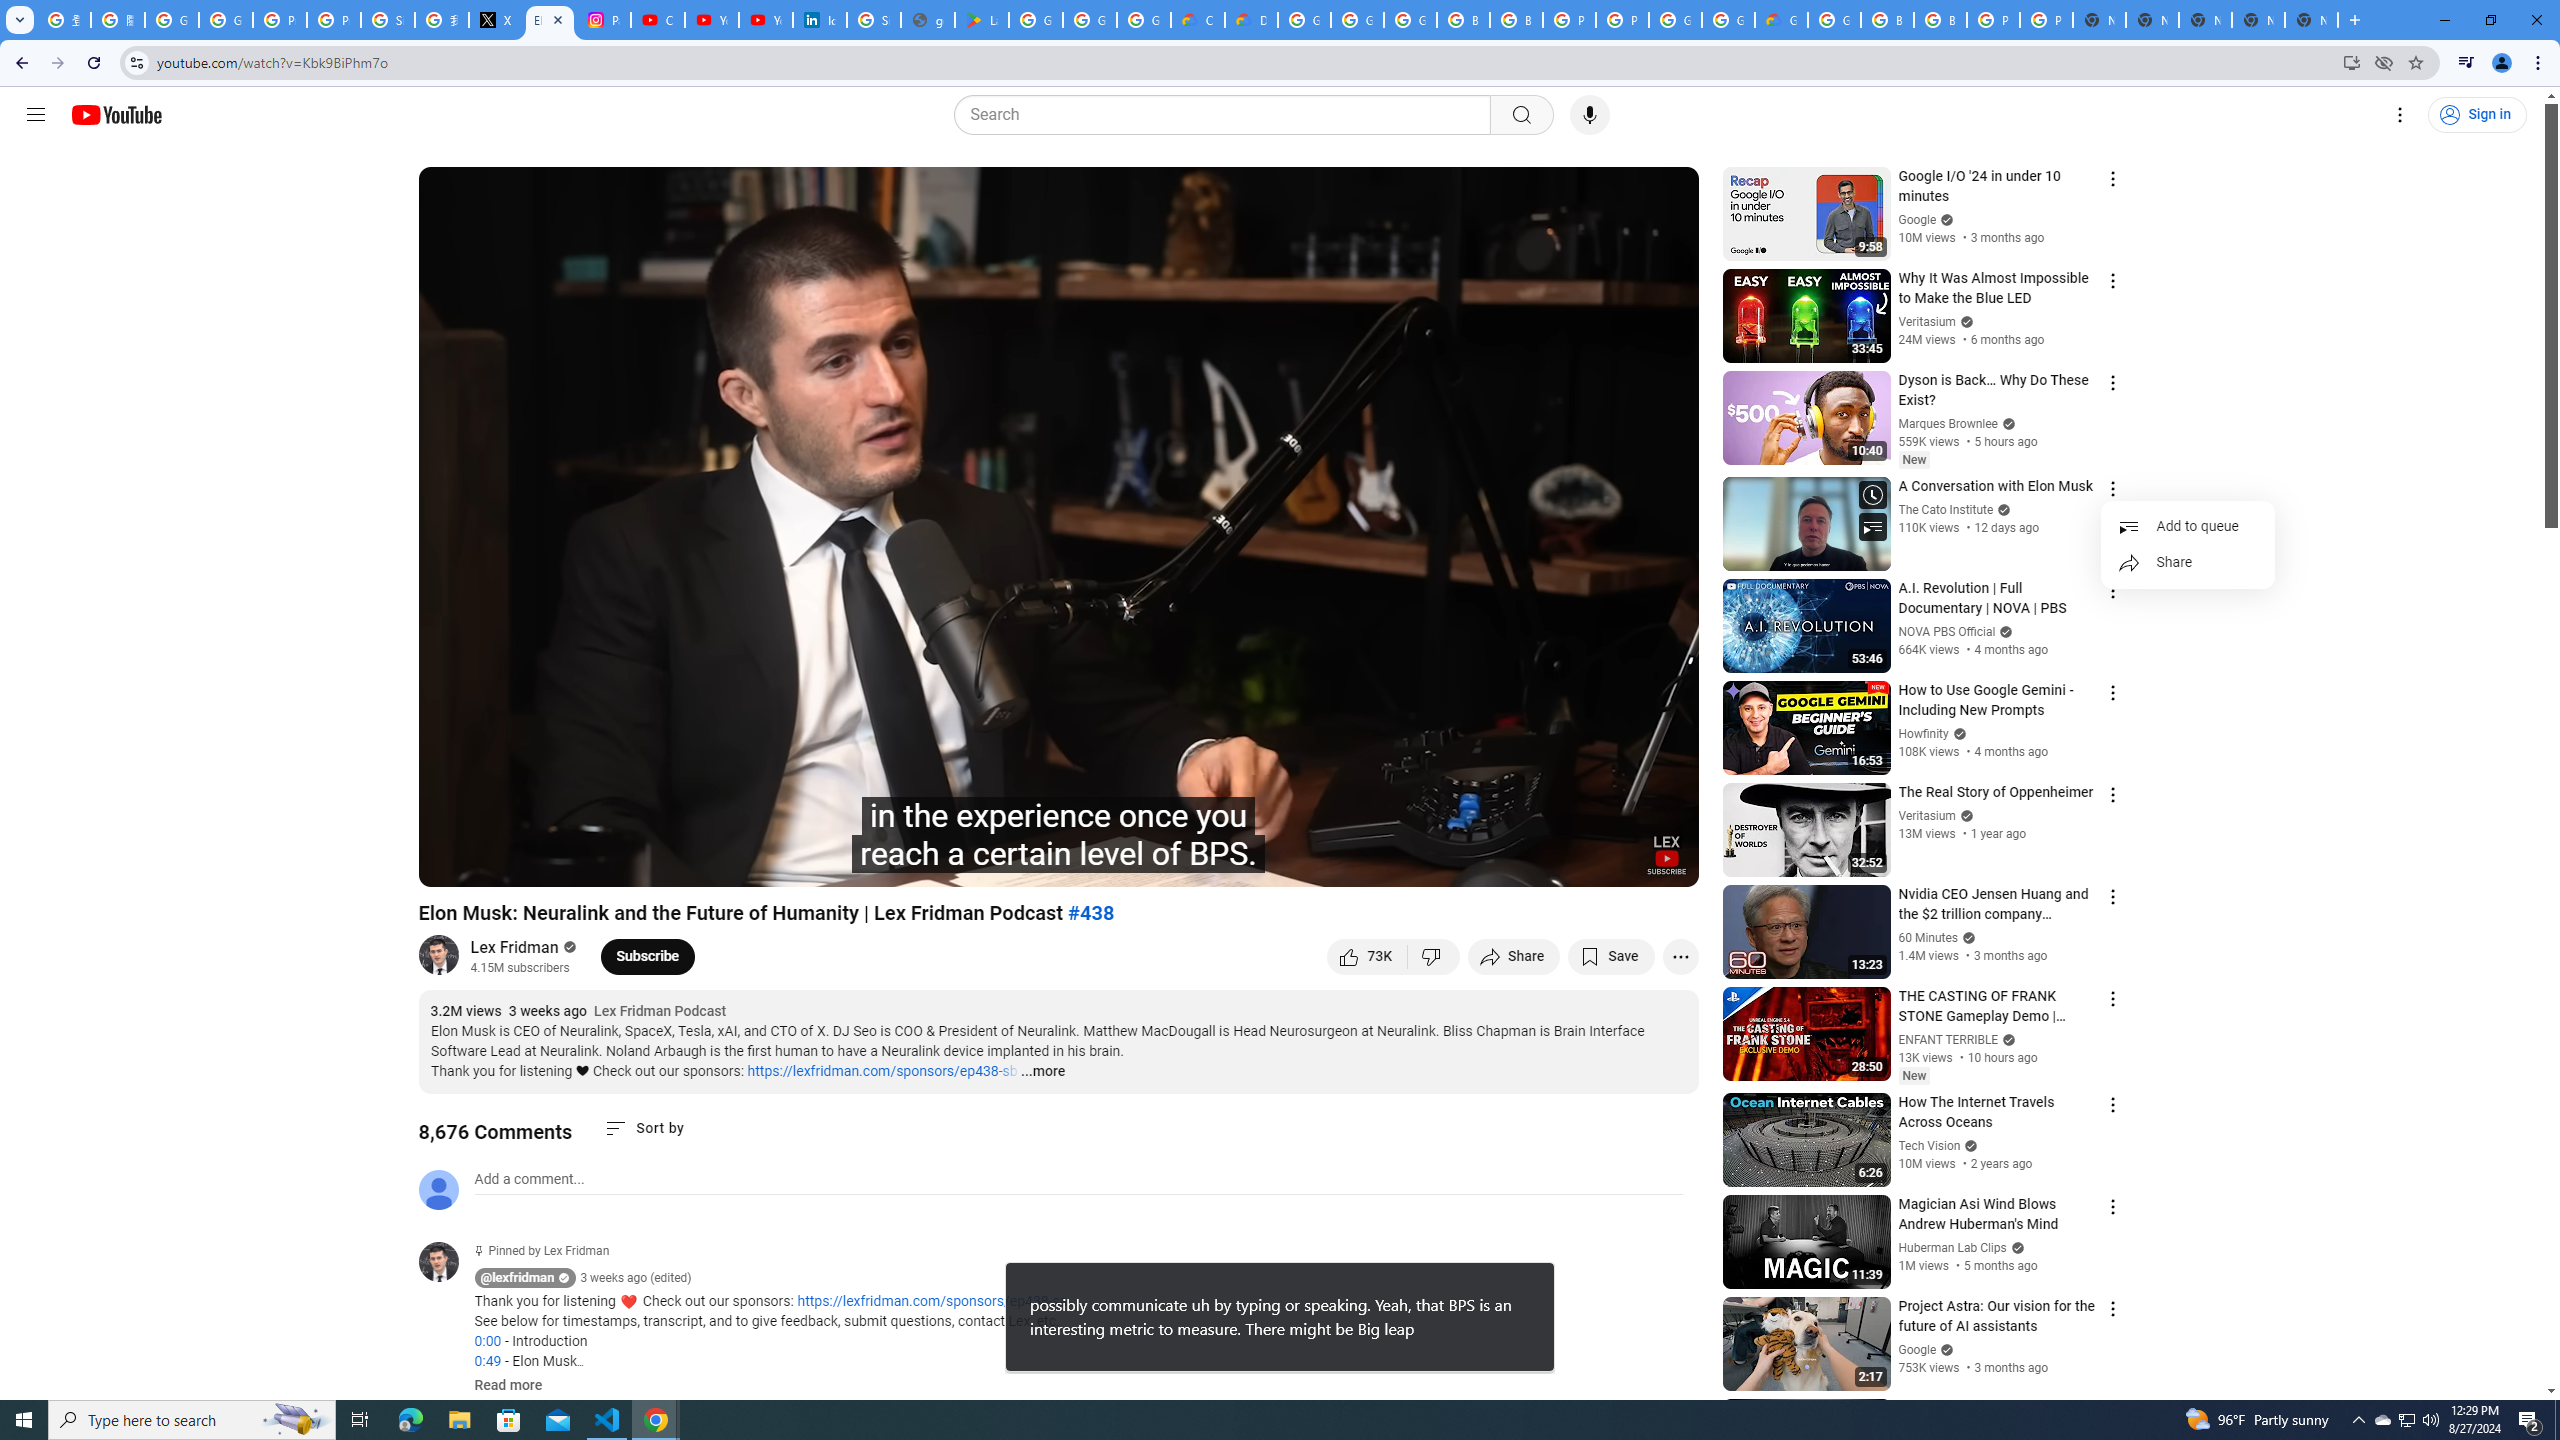  What do you see at coordinates (1434, 955) in the screenshot?
I see `'Dislike this video'` at bounding box center [1434, 955].